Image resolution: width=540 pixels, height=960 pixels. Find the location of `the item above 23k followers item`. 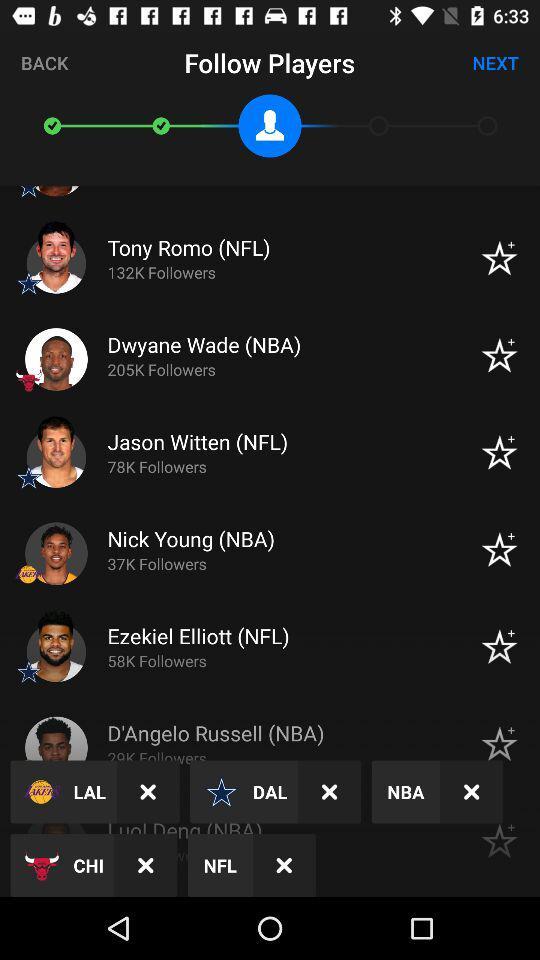

the item above 23k followers item is located at coordinates (471, 792).